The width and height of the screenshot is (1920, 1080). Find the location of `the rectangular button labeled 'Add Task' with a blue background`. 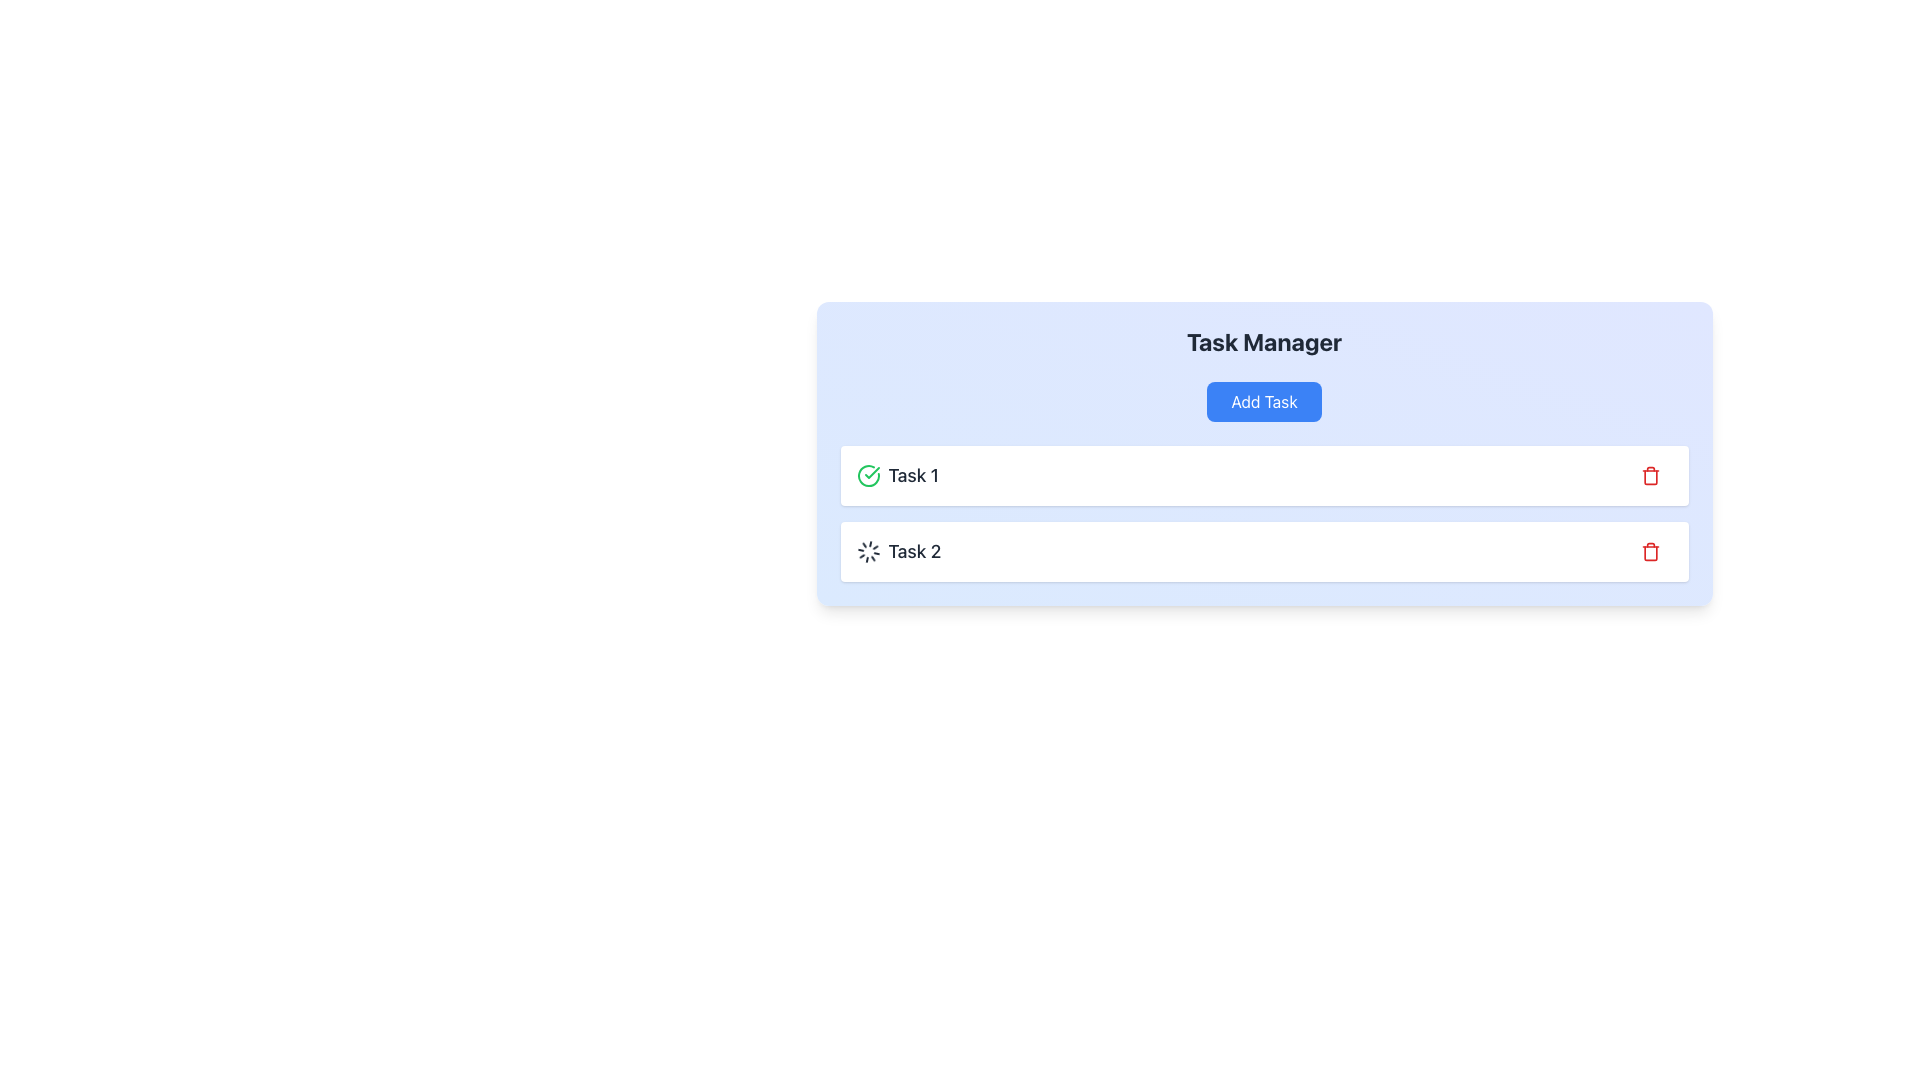

the rectangular button labeled 'Add Task' with a blue background is located at coordinates (1263, 401).